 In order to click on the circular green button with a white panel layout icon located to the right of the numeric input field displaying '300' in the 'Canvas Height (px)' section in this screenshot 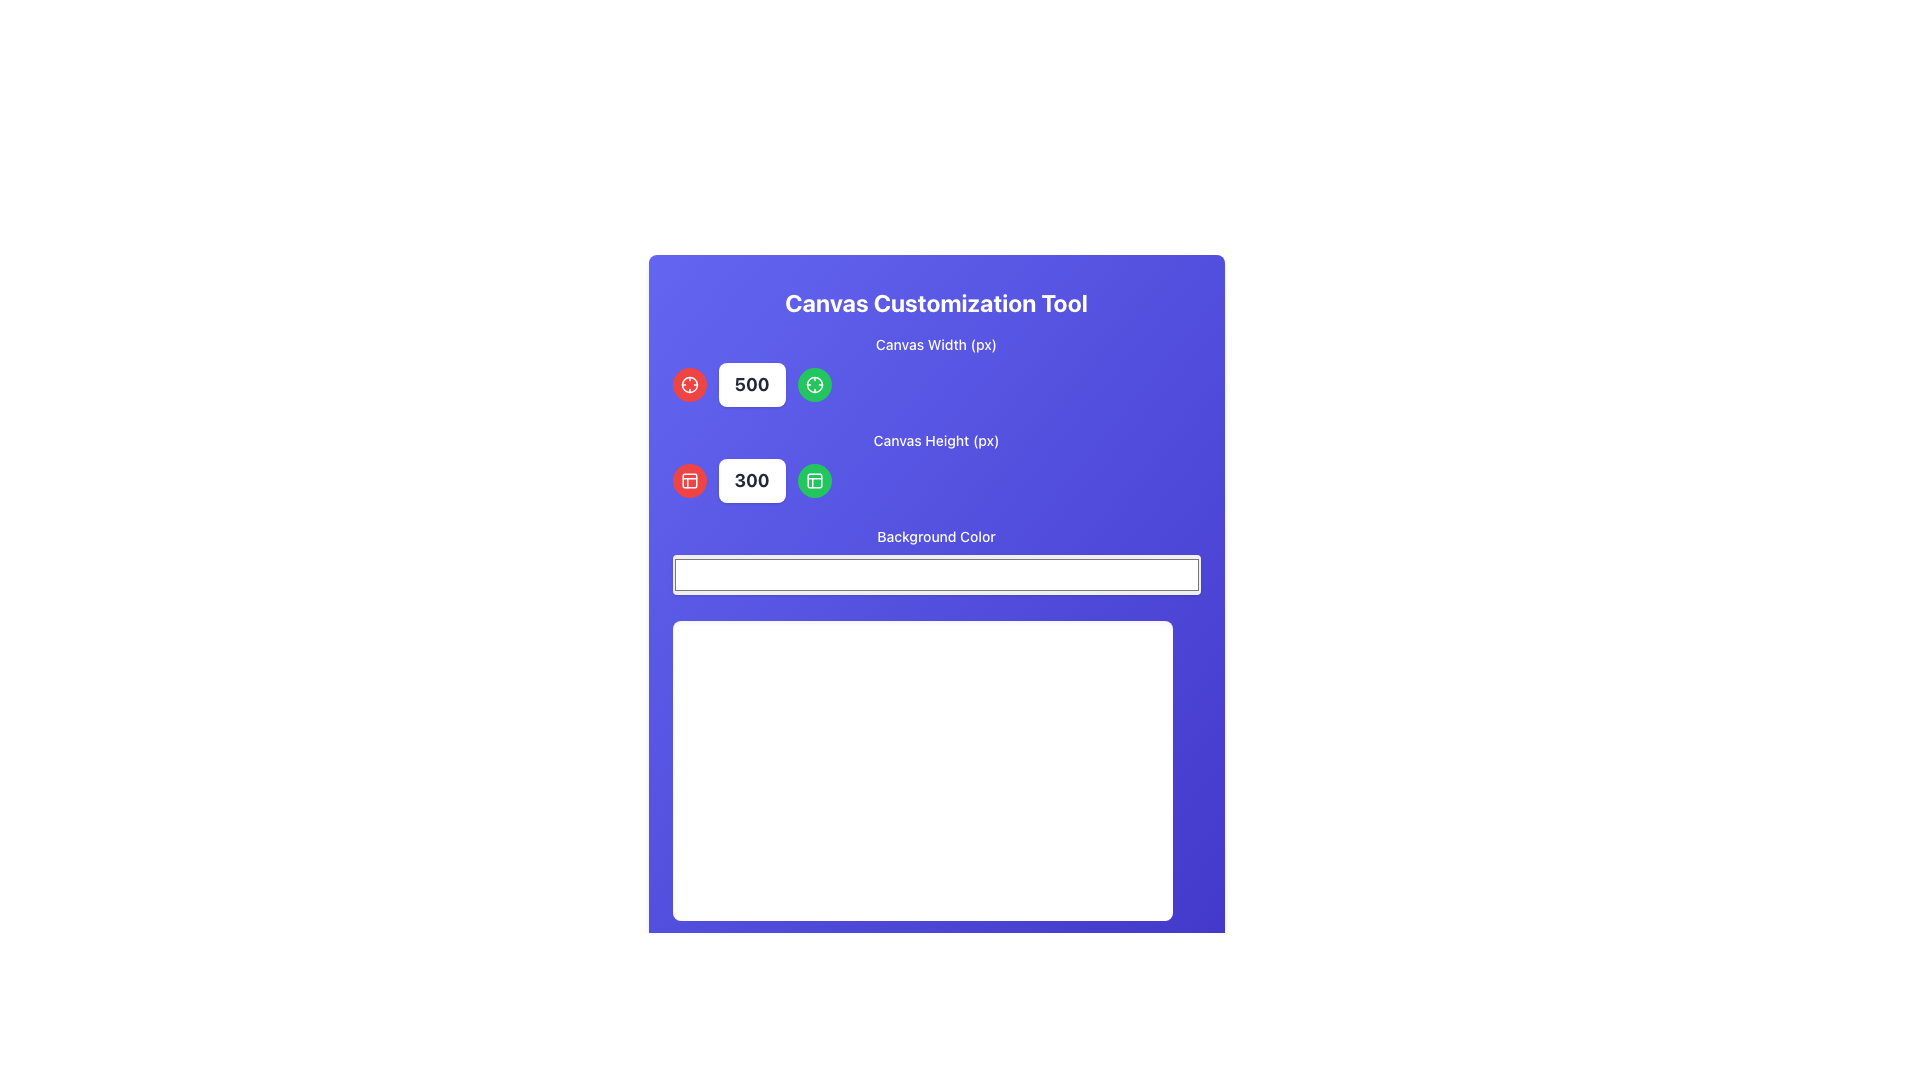, I will do `click(814, 481)`.